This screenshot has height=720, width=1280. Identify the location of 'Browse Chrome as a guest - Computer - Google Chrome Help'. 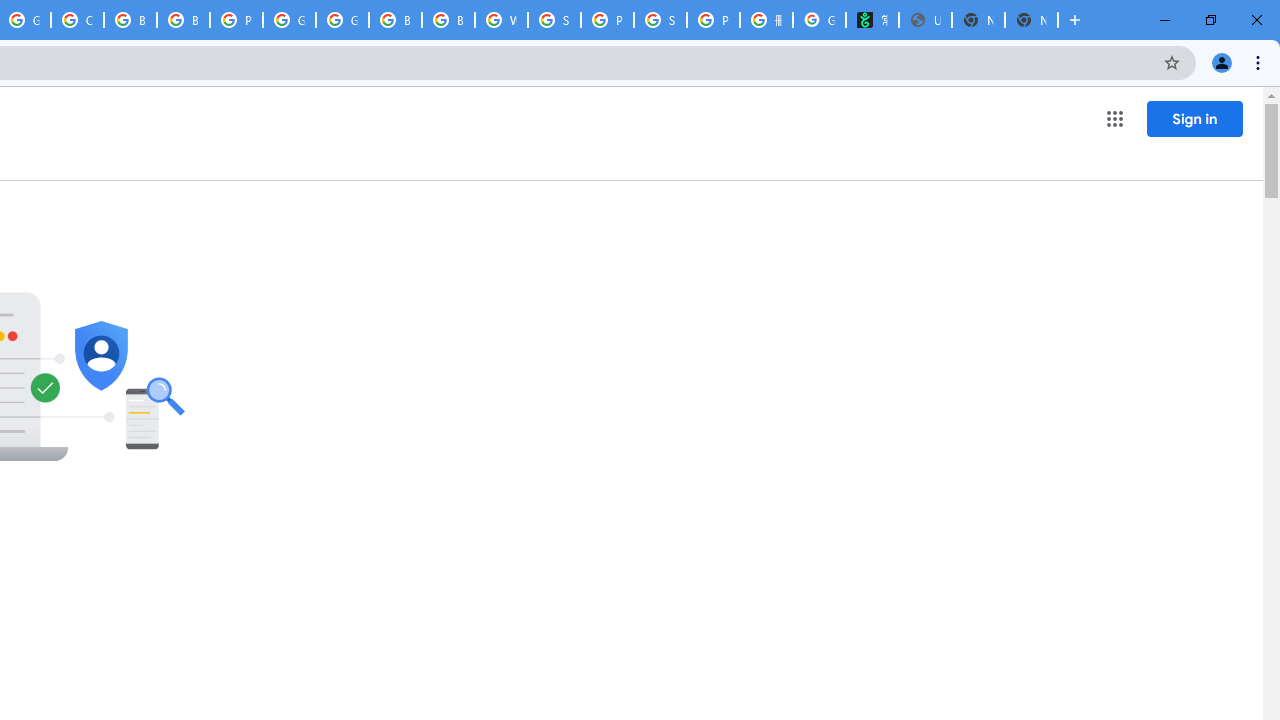
(129, 20).